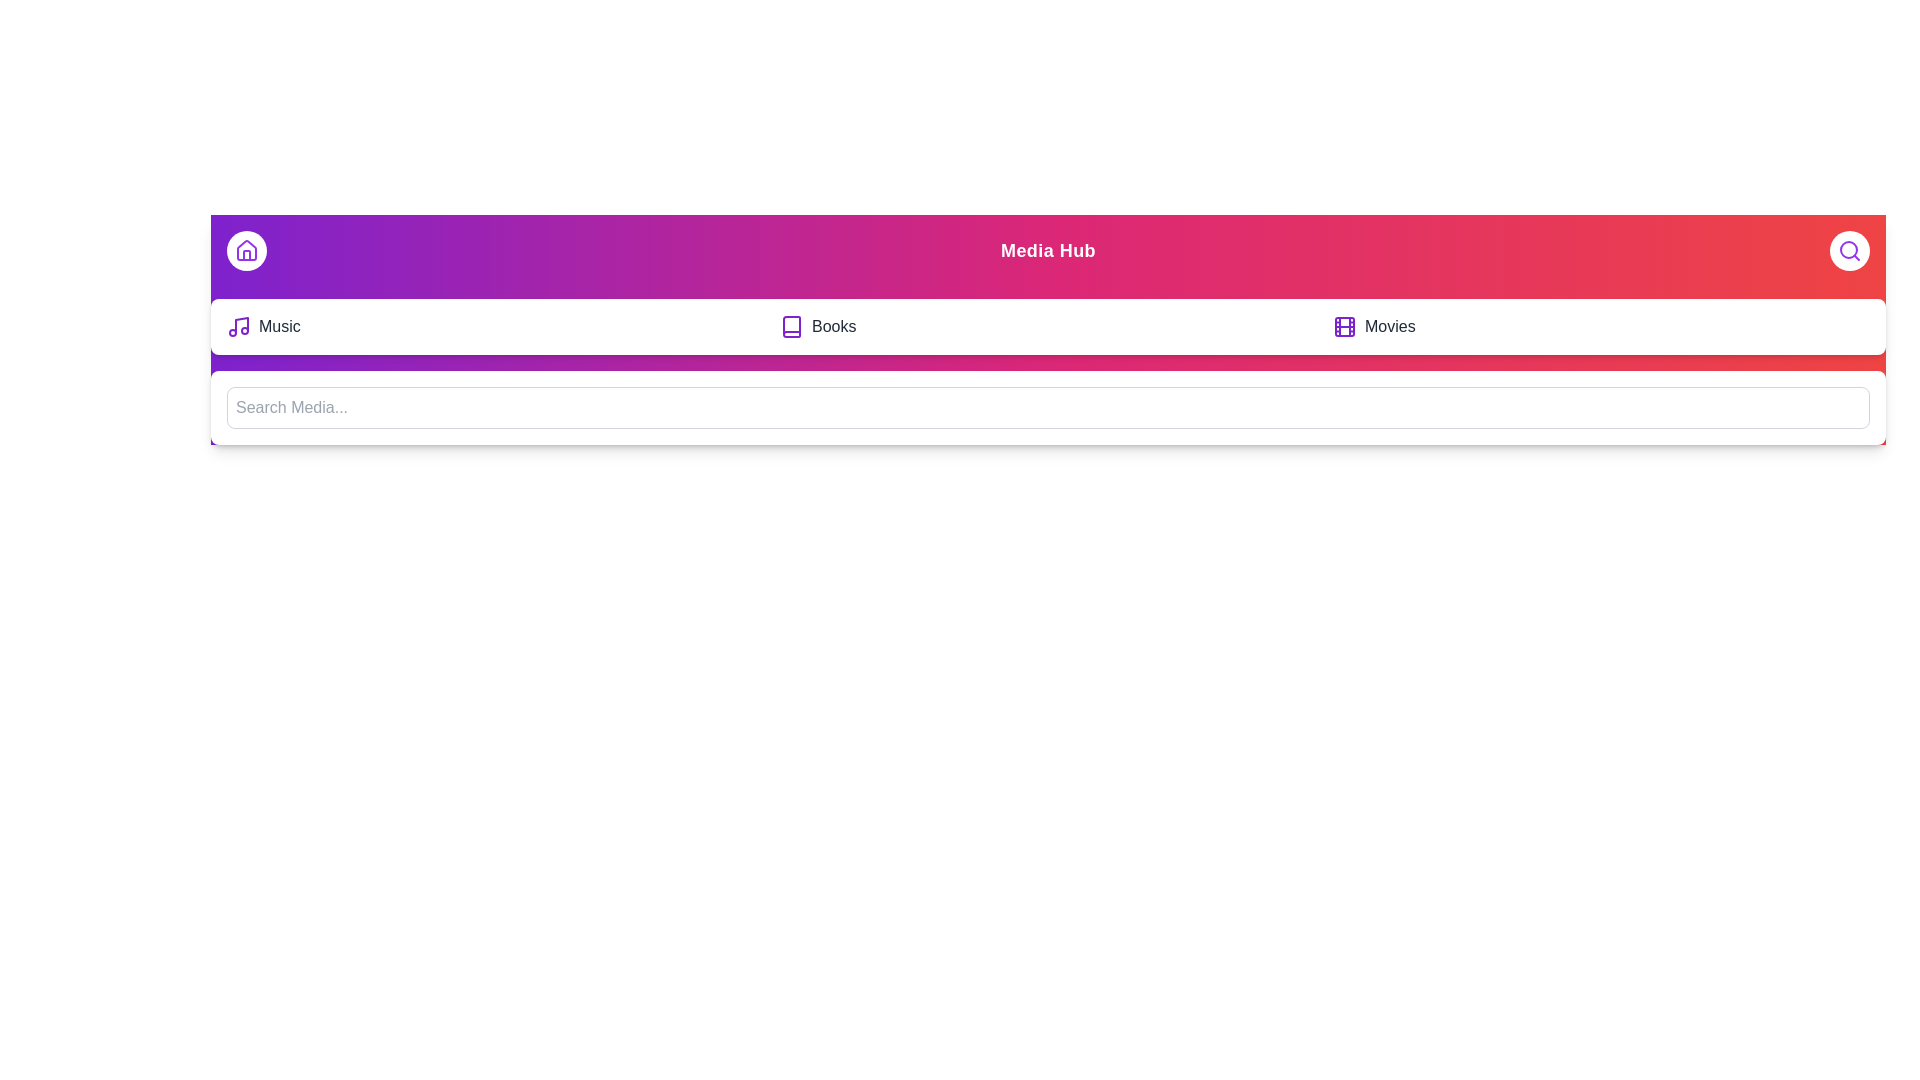 The width and height of the screenshot is (1920, 1080). What do you see at coordinates (1046, 326) in the screenshot?
I see `the 'Books' option in the MediaAppBar` at bounding box center [1046, 326].